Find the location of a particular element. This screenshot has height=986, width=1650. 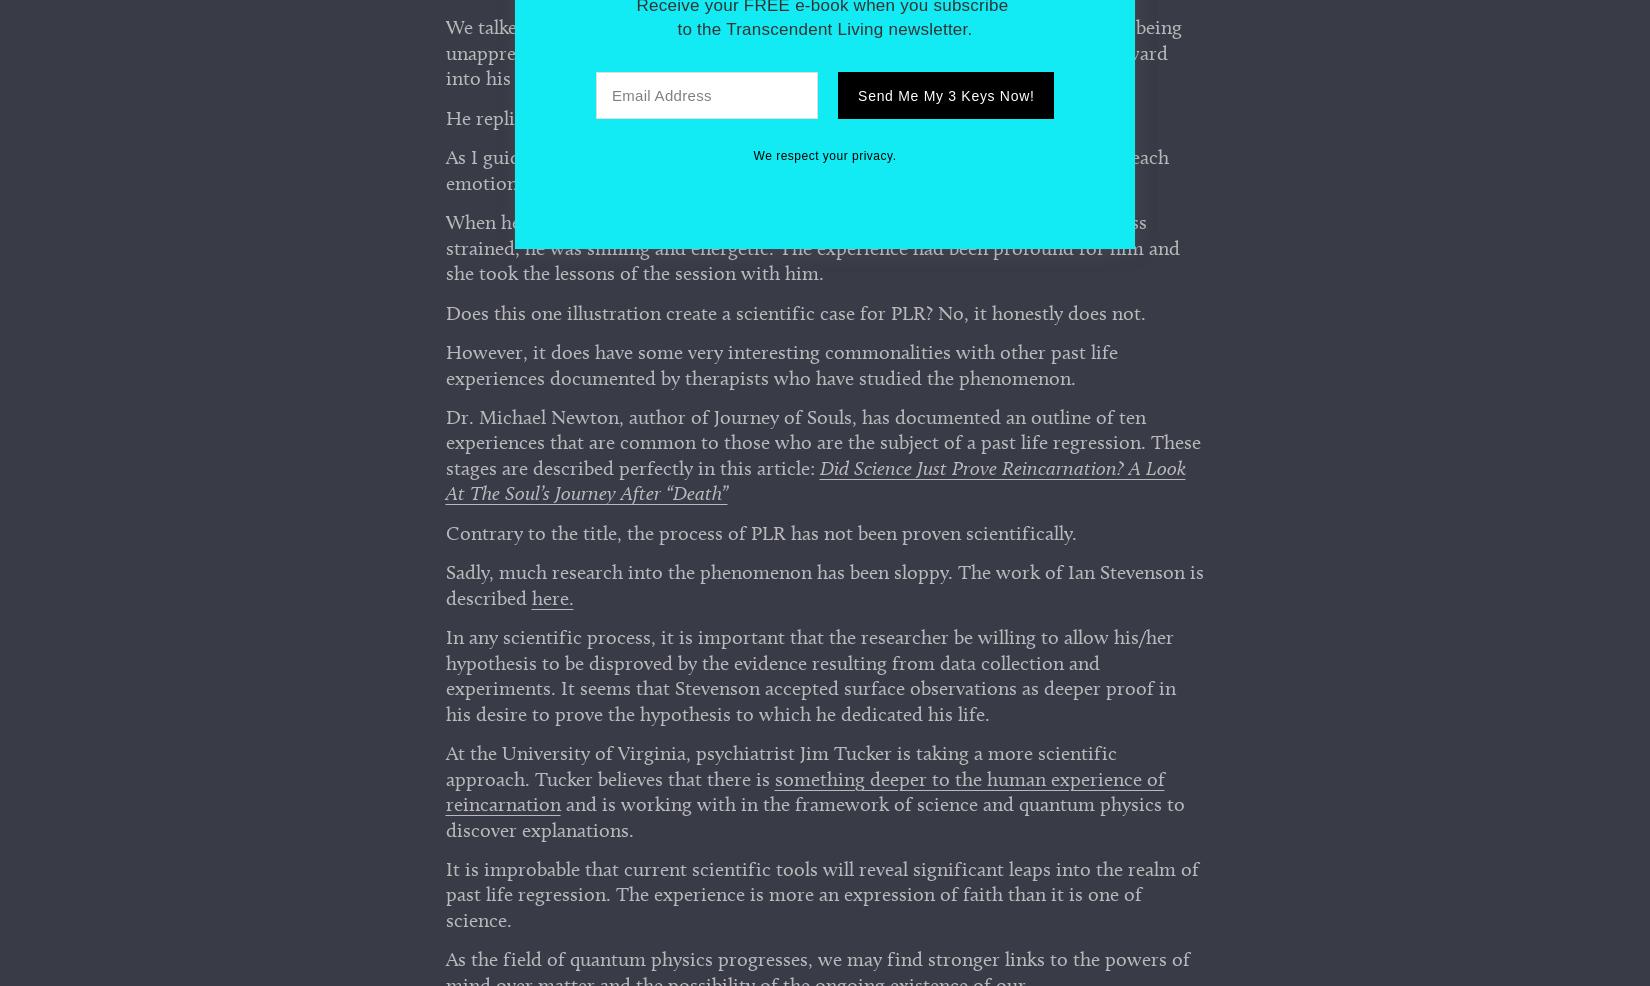

'Contrary to the title, the process of PLR has not been proven scientifically.' is located at coordinates (759, 538).